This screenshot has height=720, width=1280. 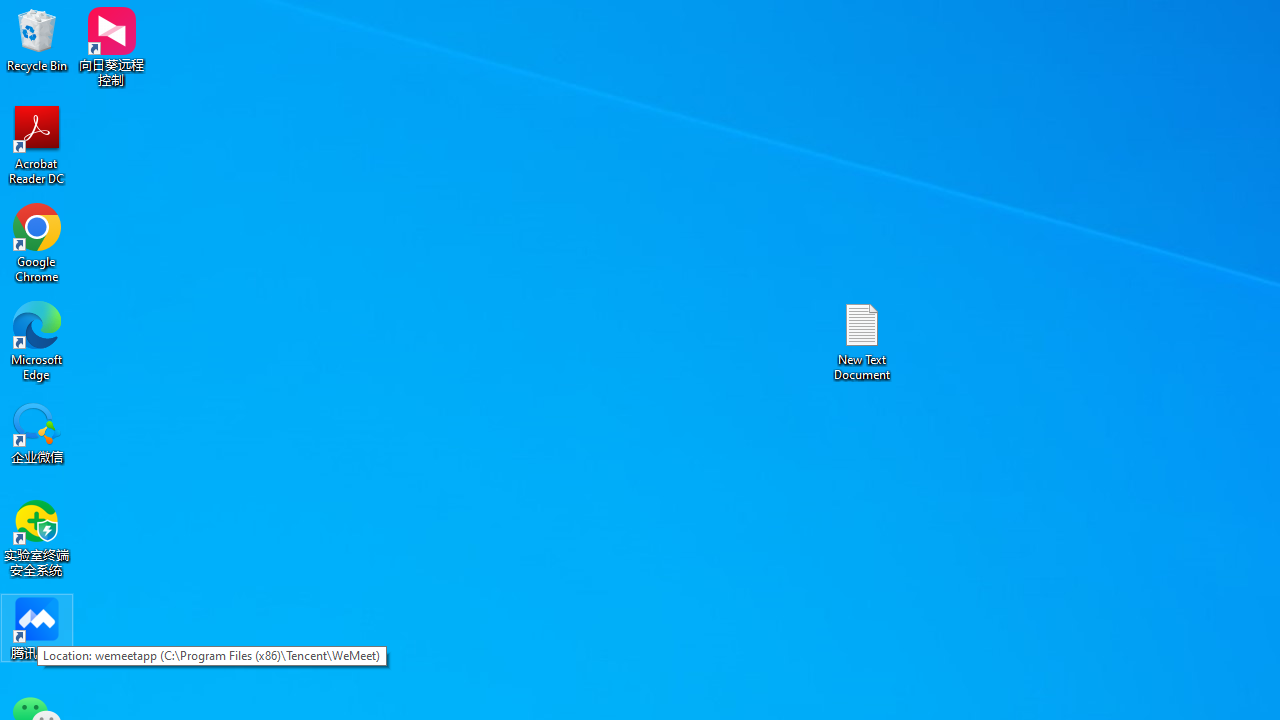 What do you see at coordinates (862, 340) in the screenshot?
I see `'New Text Document'` at bounding box center [862, 340].